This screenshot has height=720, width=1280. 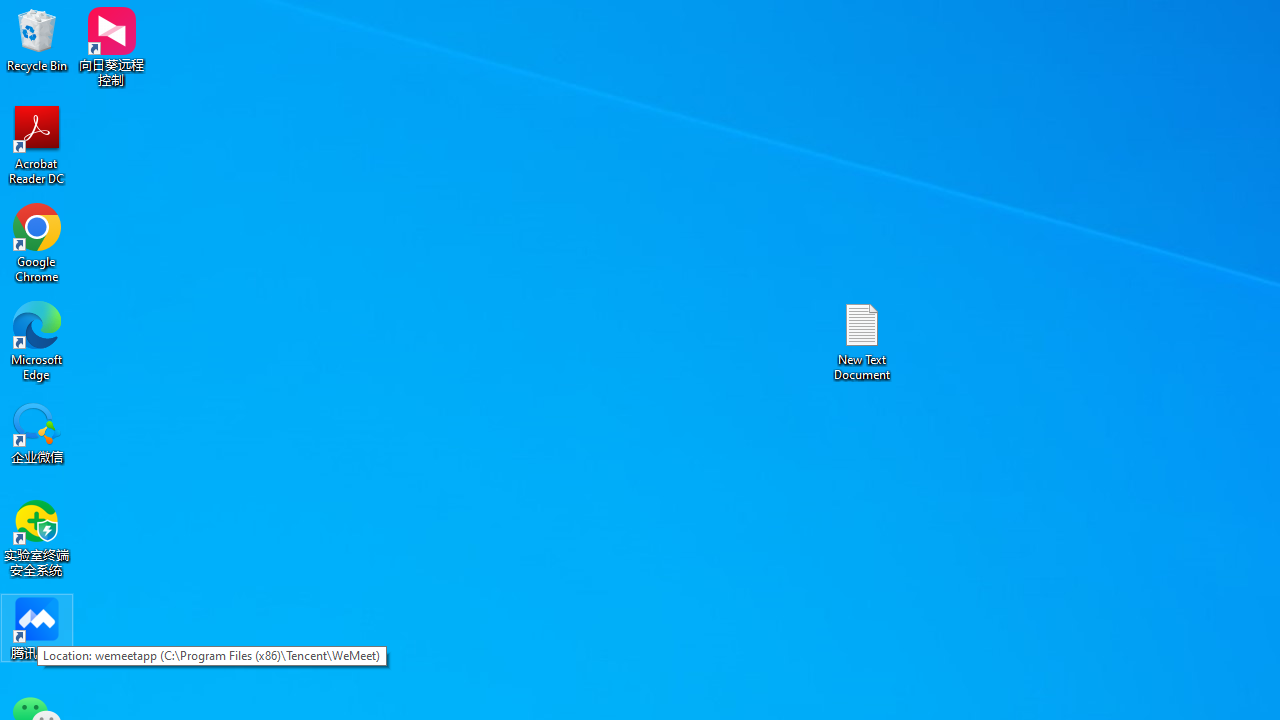 What do you see at coordinates (862, 340) in the screenshot?
I see `'New Text Document'` at bounding box center [862, 340].